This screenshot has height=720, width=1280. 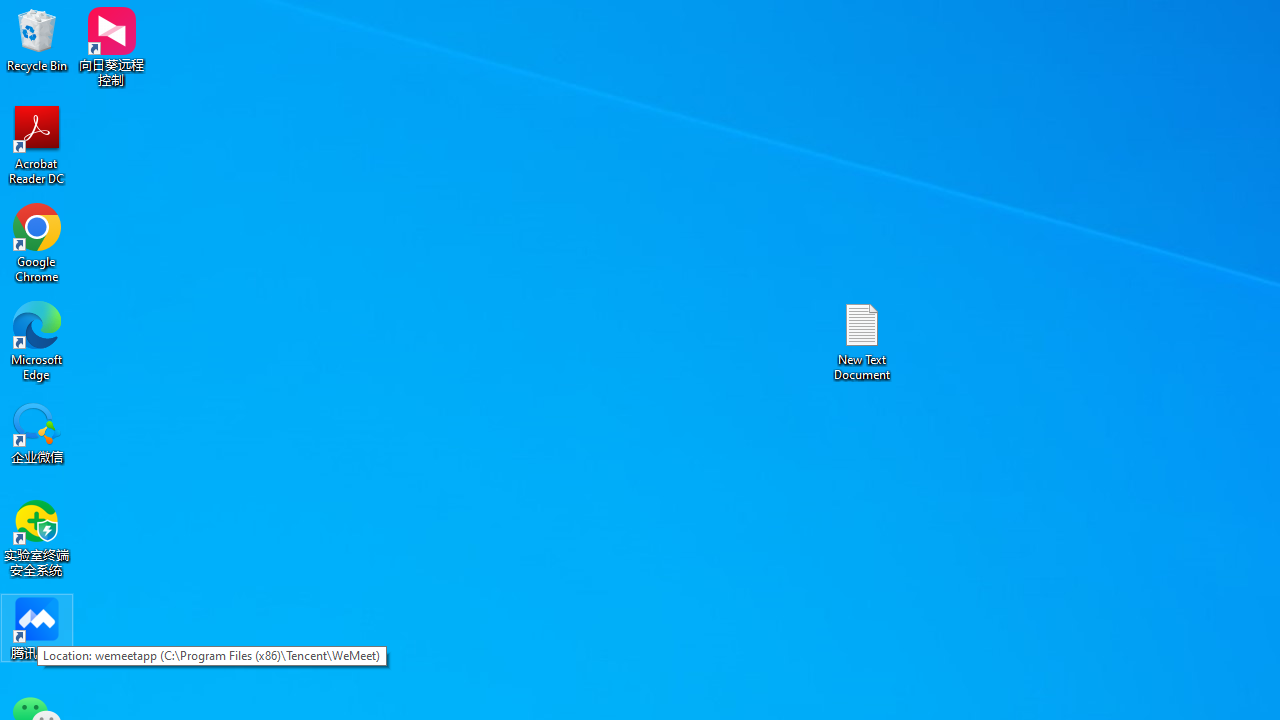 What do you see at coordinates (862, 340) in the screenshot?
I see `'New Text Document'` at bounding box center [862, 340].